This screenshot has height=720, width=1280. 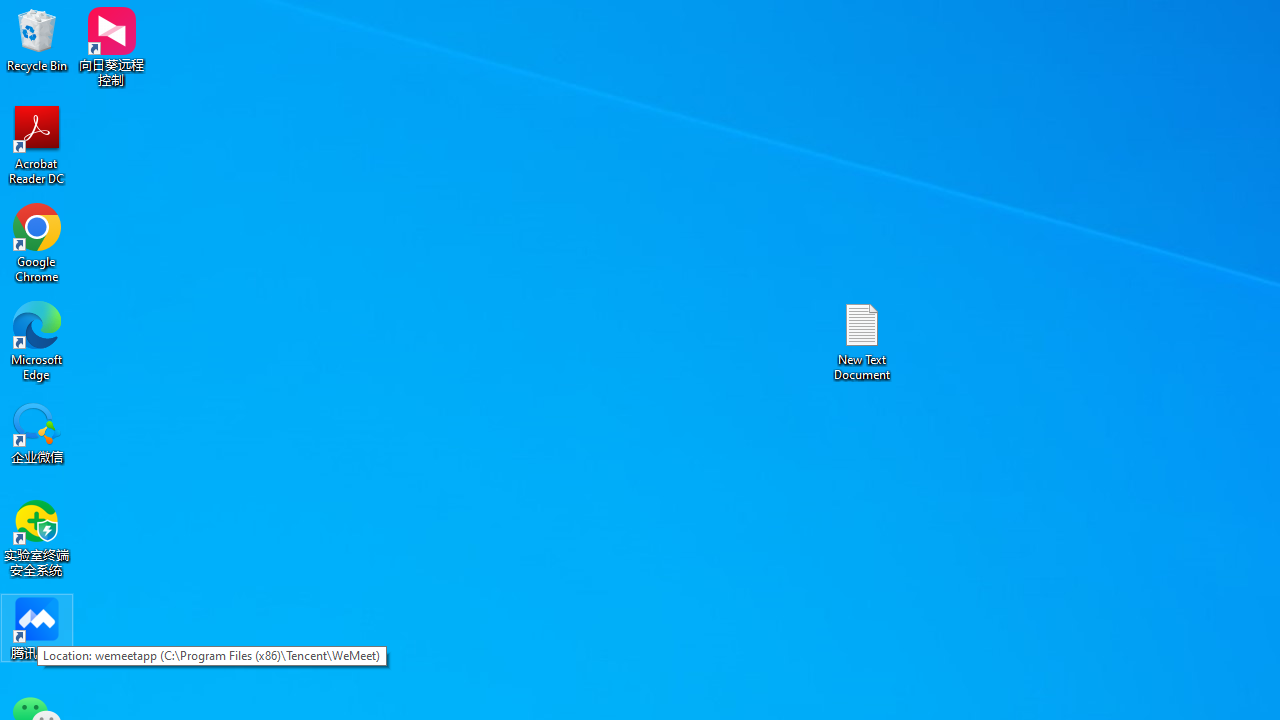 What do you see at coordinates (862, 340) in the screenshot?
I see `'New Text Document'` at bounding box center [862, 340].